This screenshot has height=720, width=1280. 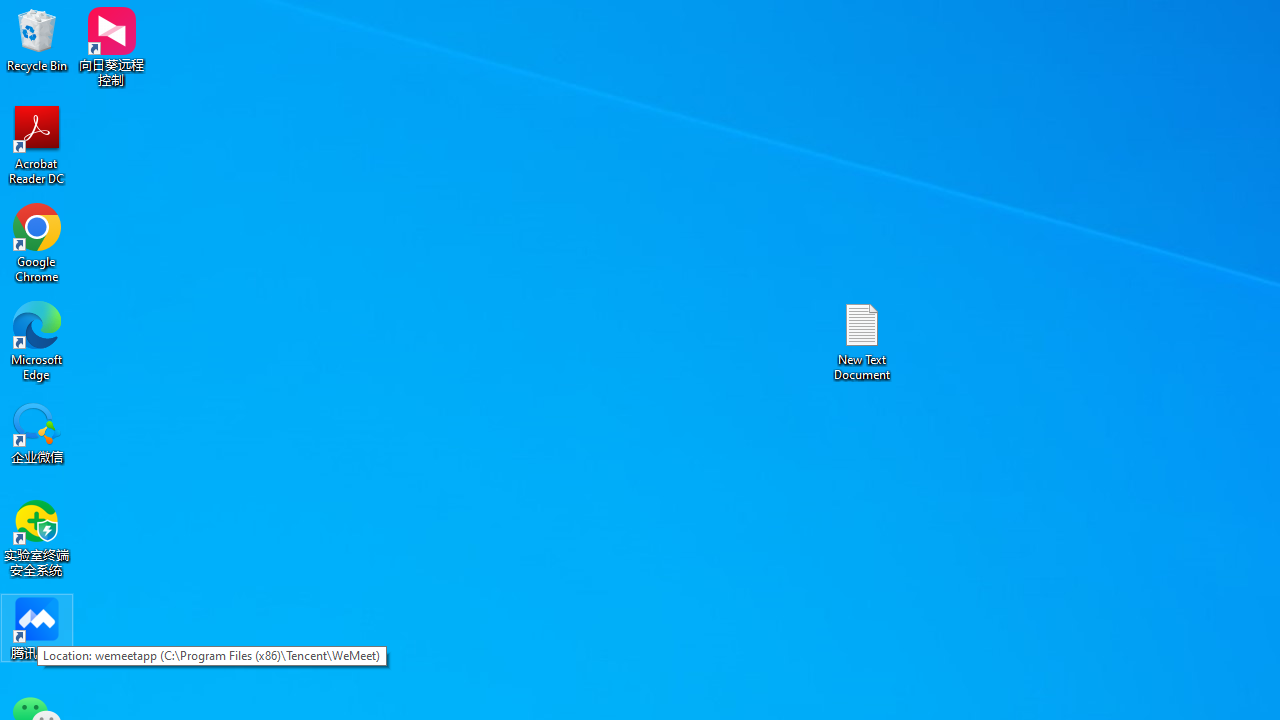 What do you see at coordinates (862, 340) in the screenshot?
I see `'New Text Document'` at bounding box center [862, 340].